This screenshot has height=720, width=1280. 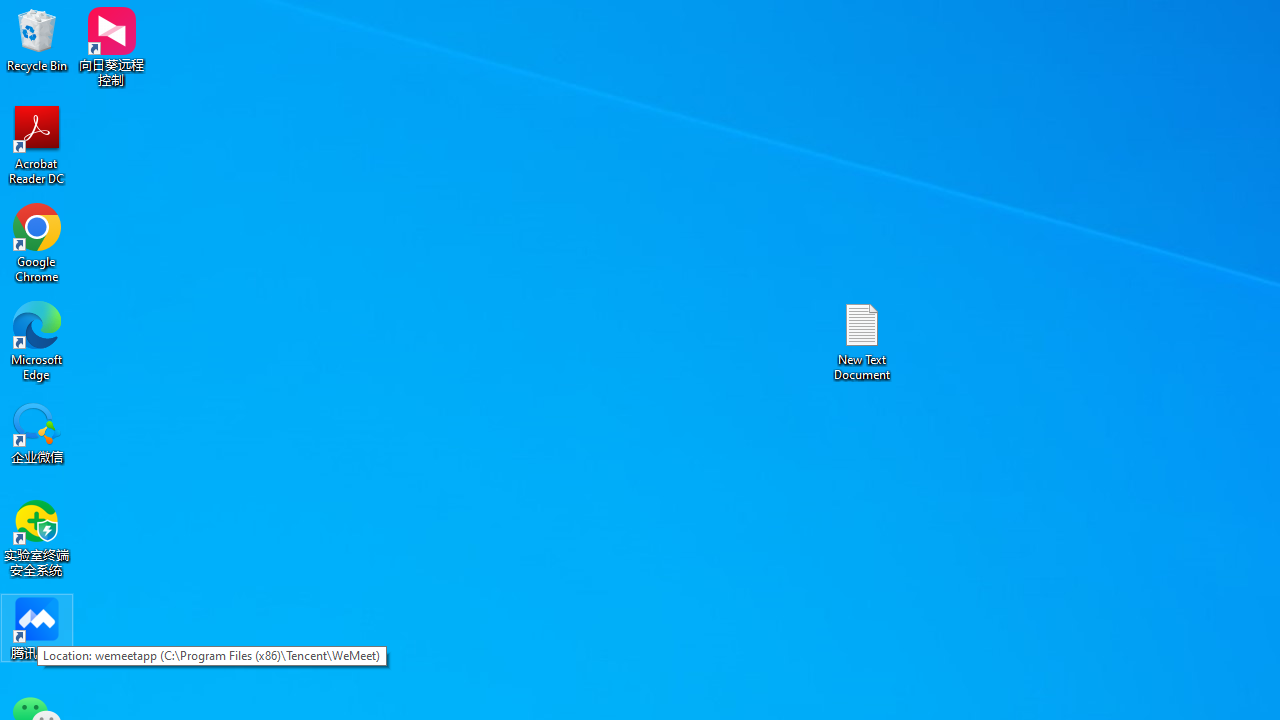 What do you see at coordinates (862, 340) in the screenshot?
I see `'New Text Document'` at bounding box center [862, 340].